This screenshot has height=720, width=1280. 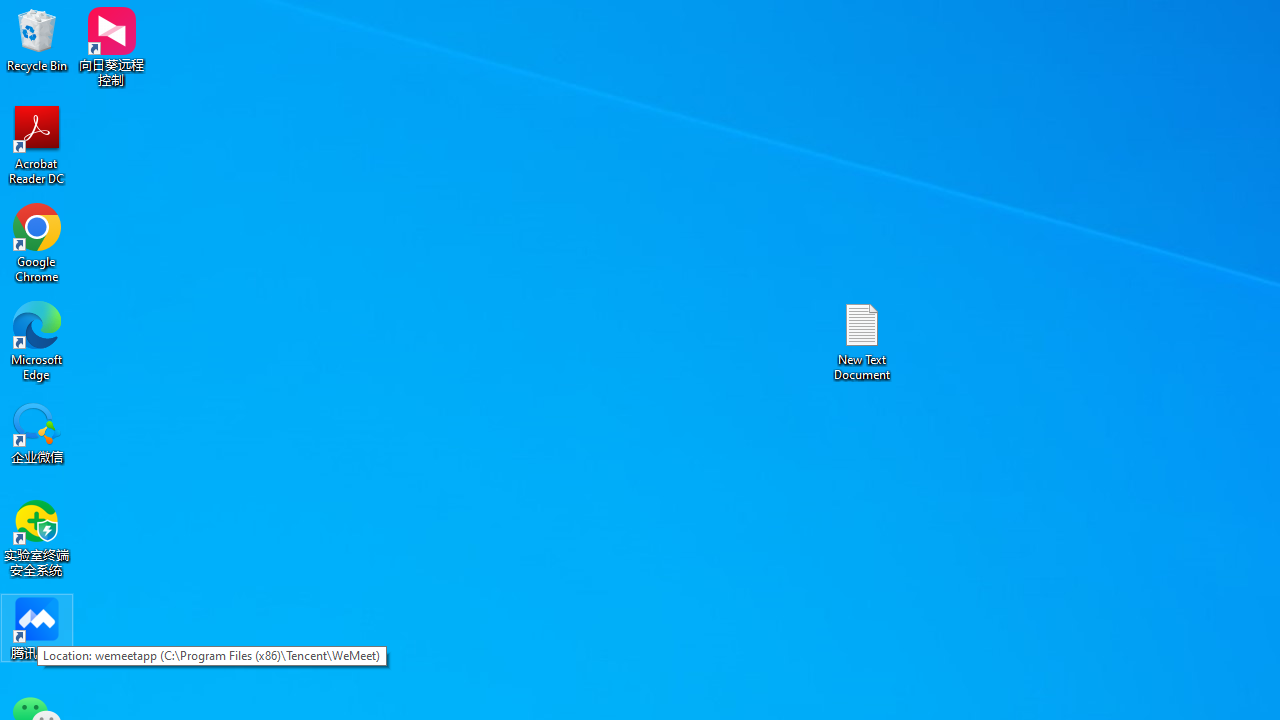 What do you see at coordinates (862, 340) in the screenshot?
I see `'New Text Document'` at bounding box center [862, 340].